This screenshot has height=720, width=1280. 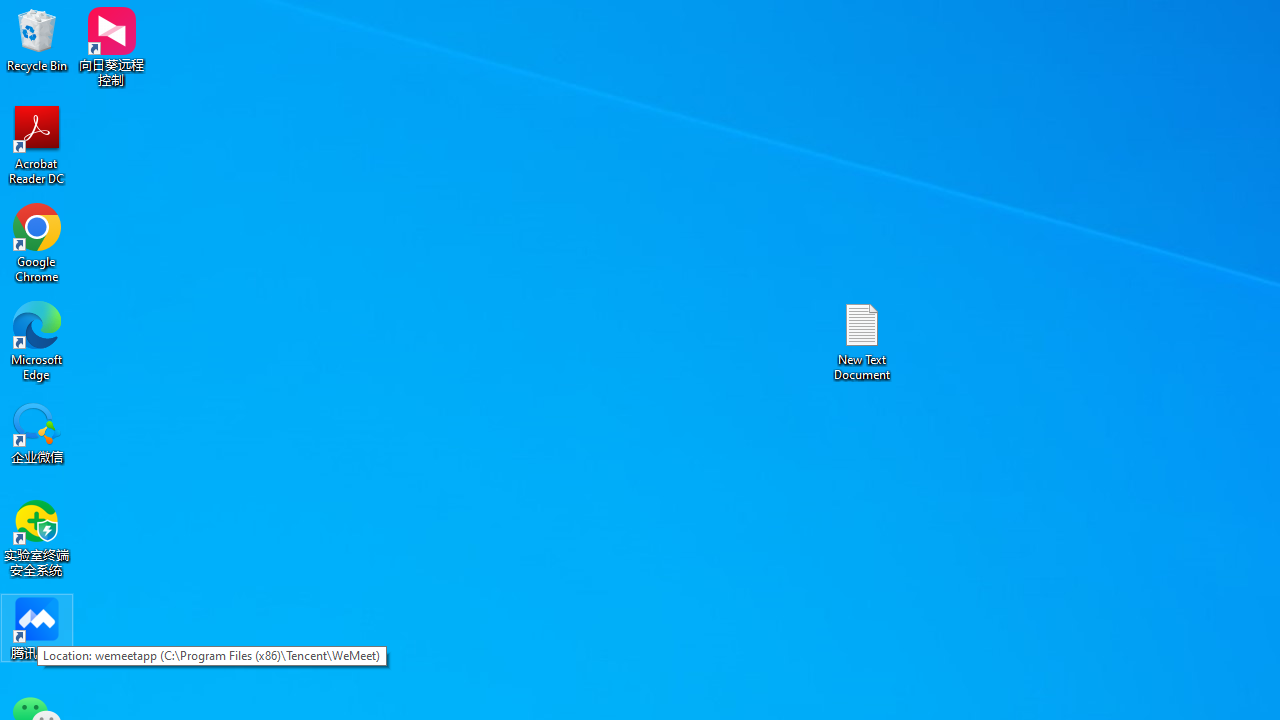 What do you see at coordinates (862, 340) in the screenshot?
I see `'New Text Document'` at bounding box center [862, 340].